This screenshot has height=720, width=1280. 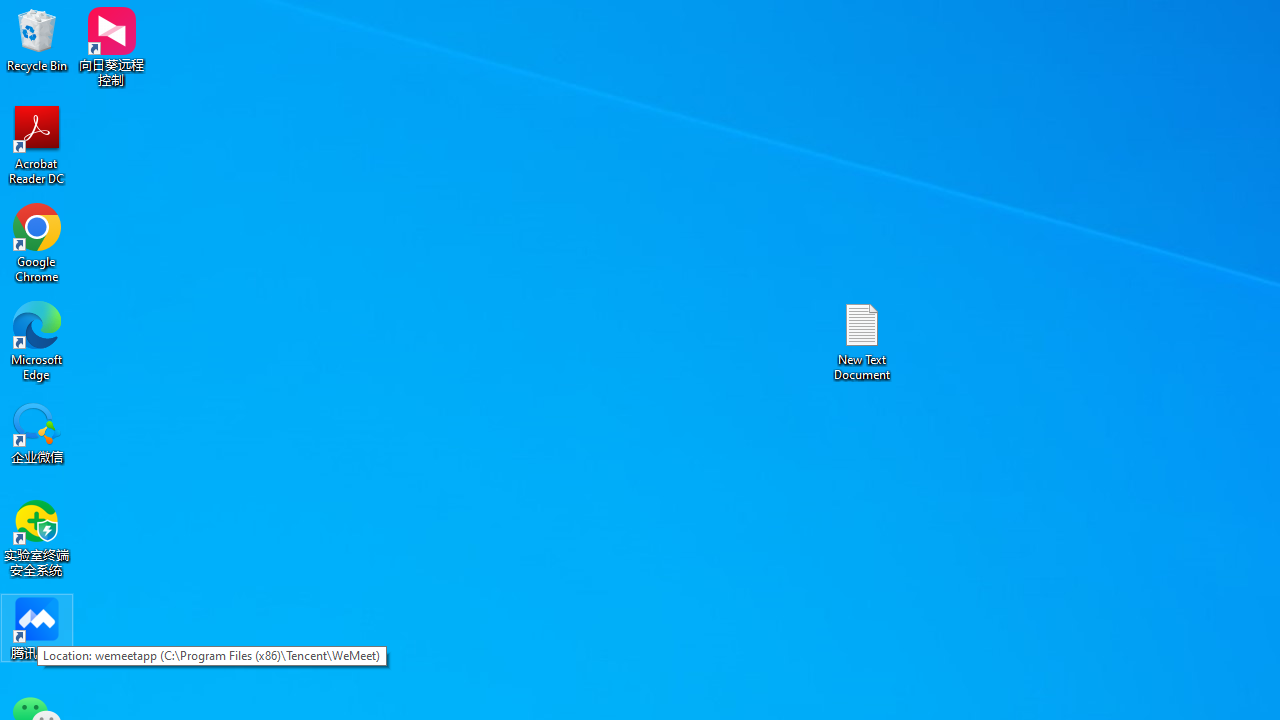 What do you see at coordinates (862, 340) in the screenshot?
I see `'New Text Document'` at bounding box center [862, 340].